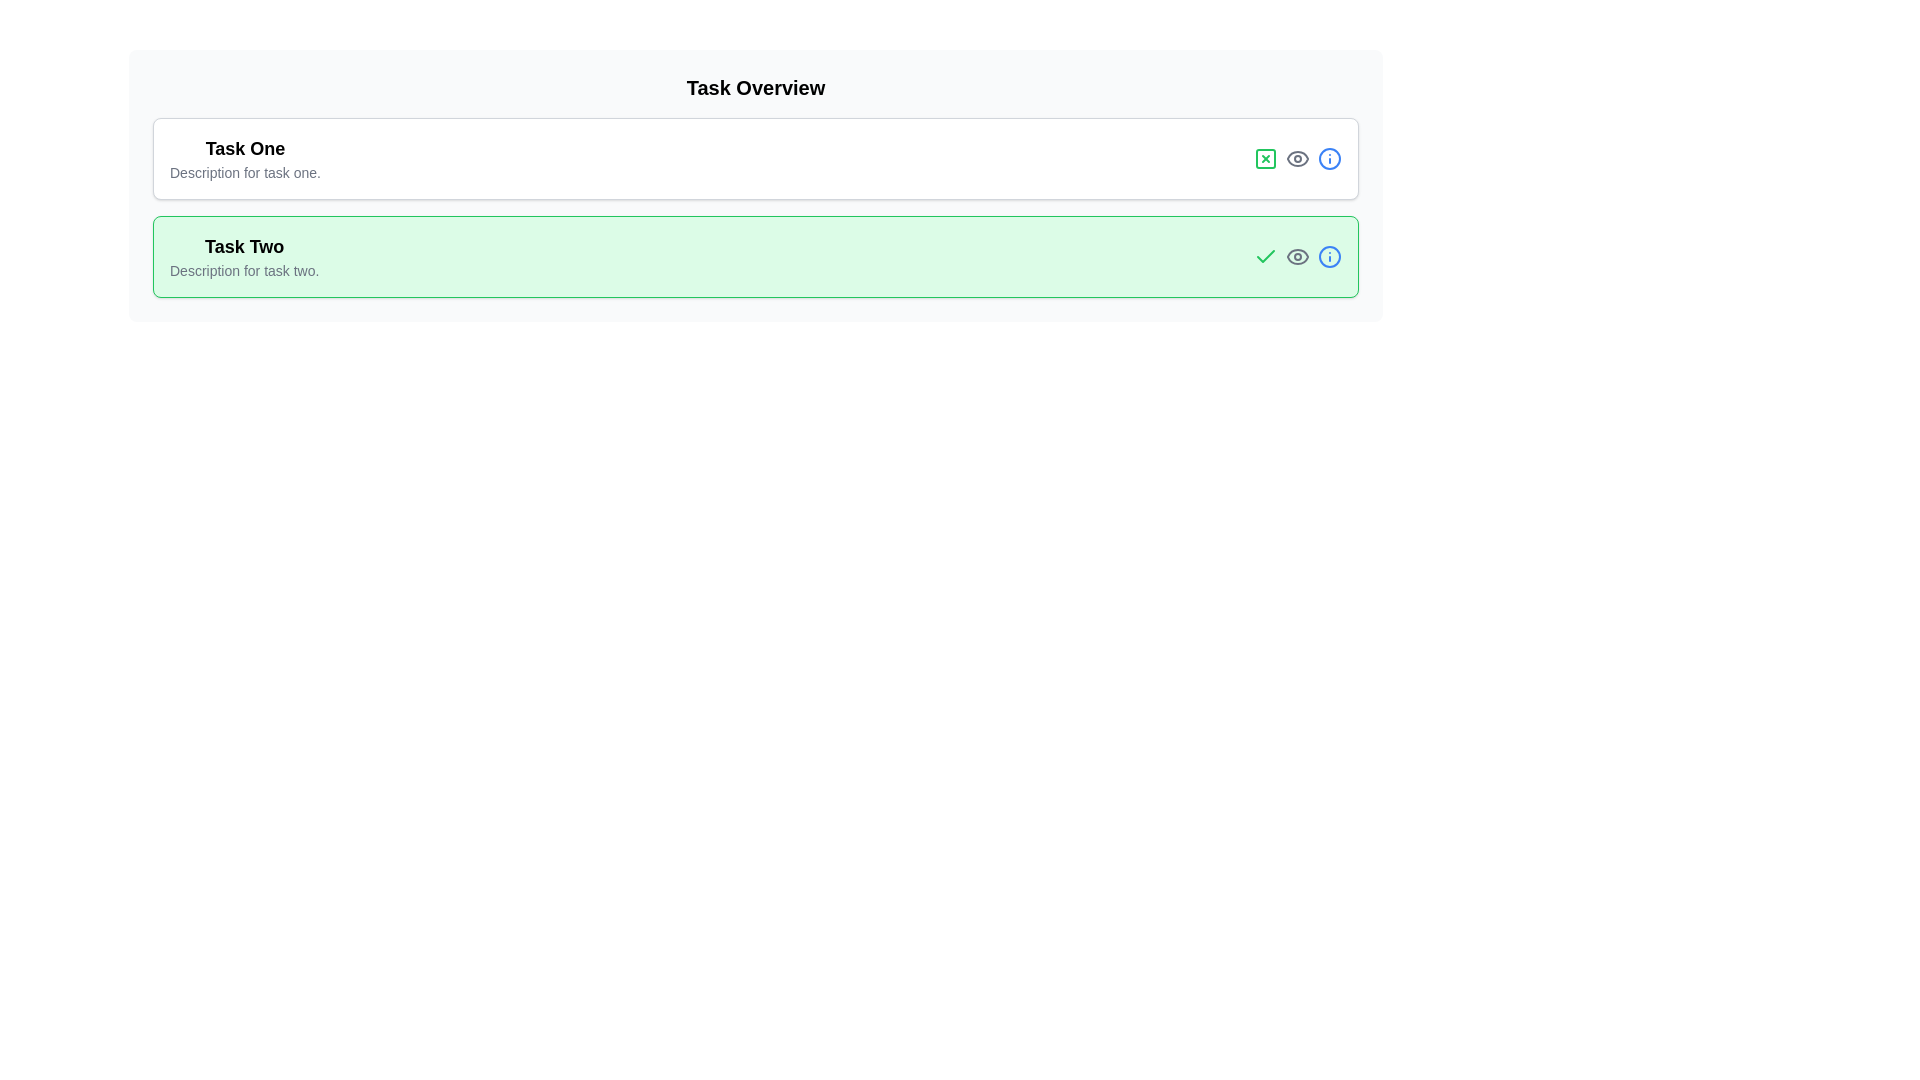 This screenshot has height=1080, width=1920. Describe the element at coordinates (1297, 157) in the screenshot. I see `the icon group or action menu located on the right side of the 'Task One' section, which is styled with different colors and includes a title and description` at that location.